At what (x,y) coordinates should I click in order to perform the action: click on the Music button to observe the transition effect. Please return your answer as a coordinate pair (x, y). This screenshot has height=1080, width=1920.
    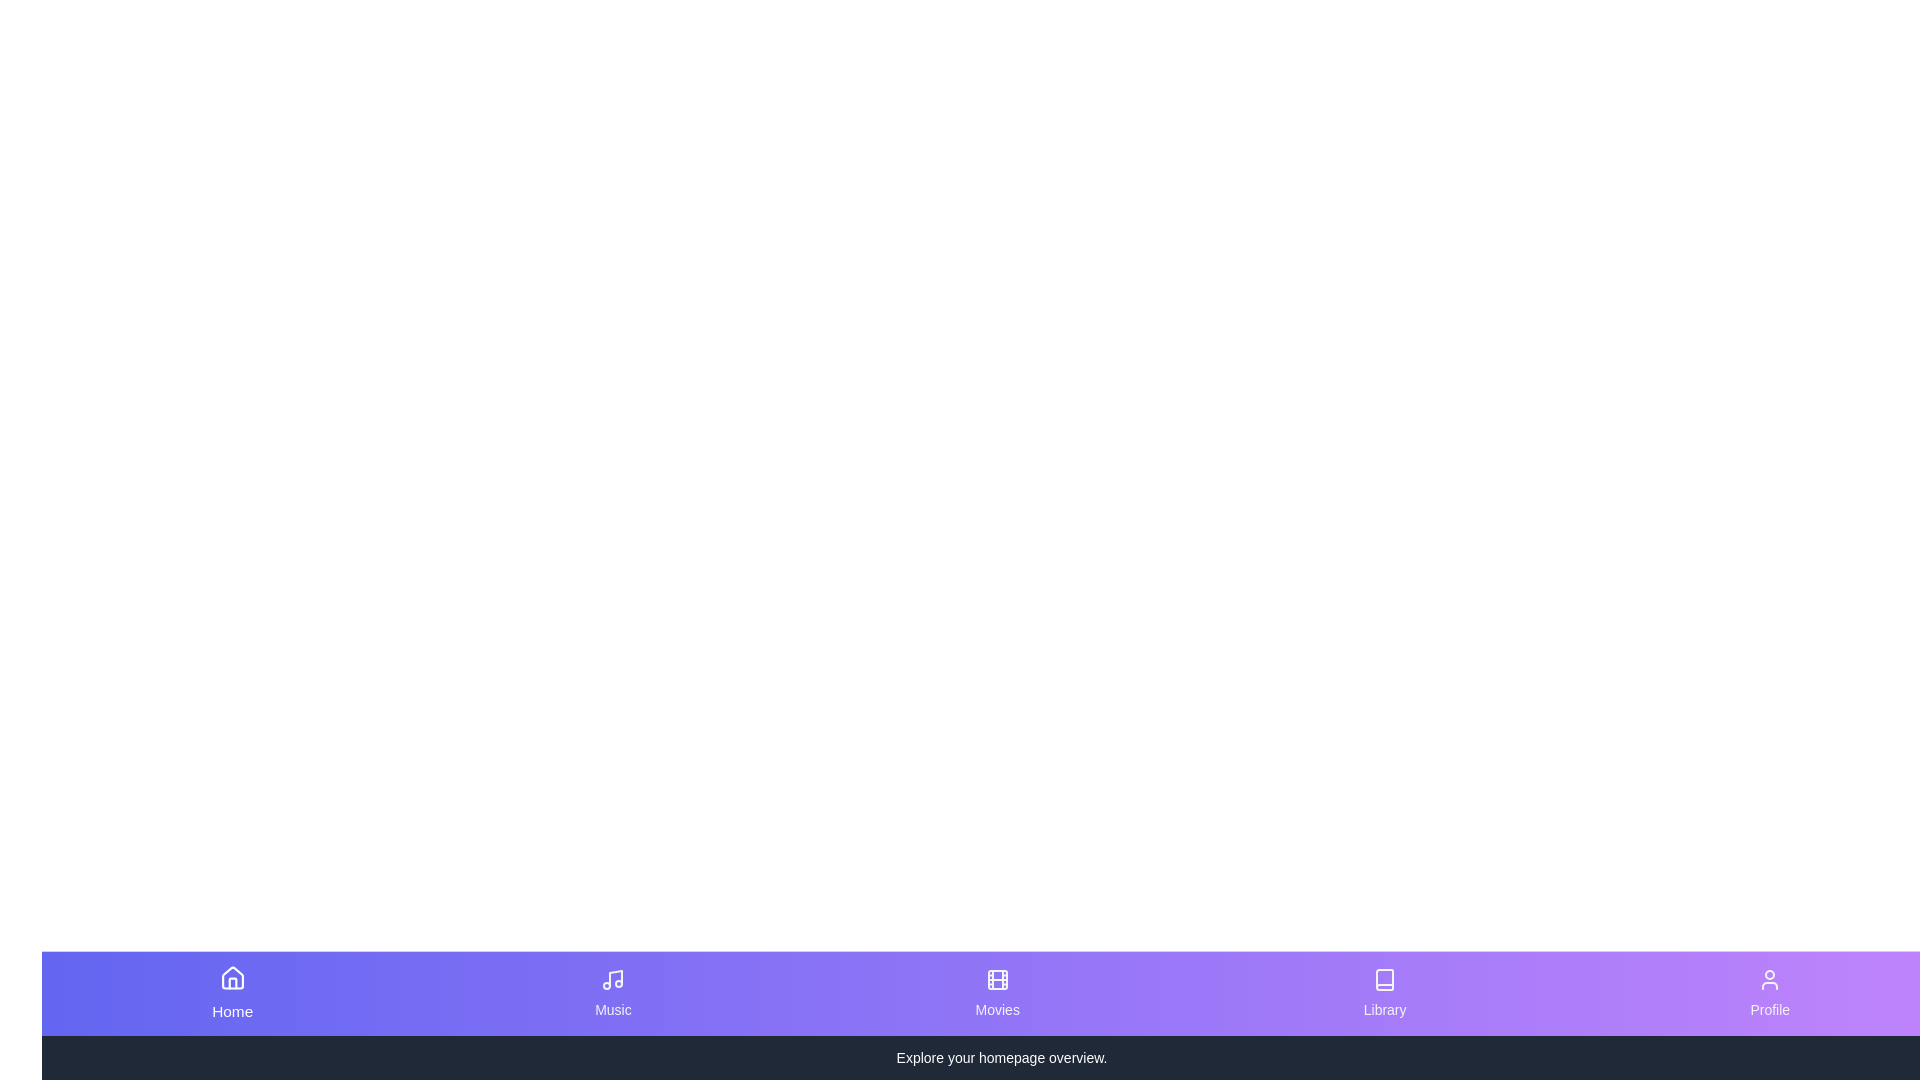
    Looking at the image, I should click on (612, 994).